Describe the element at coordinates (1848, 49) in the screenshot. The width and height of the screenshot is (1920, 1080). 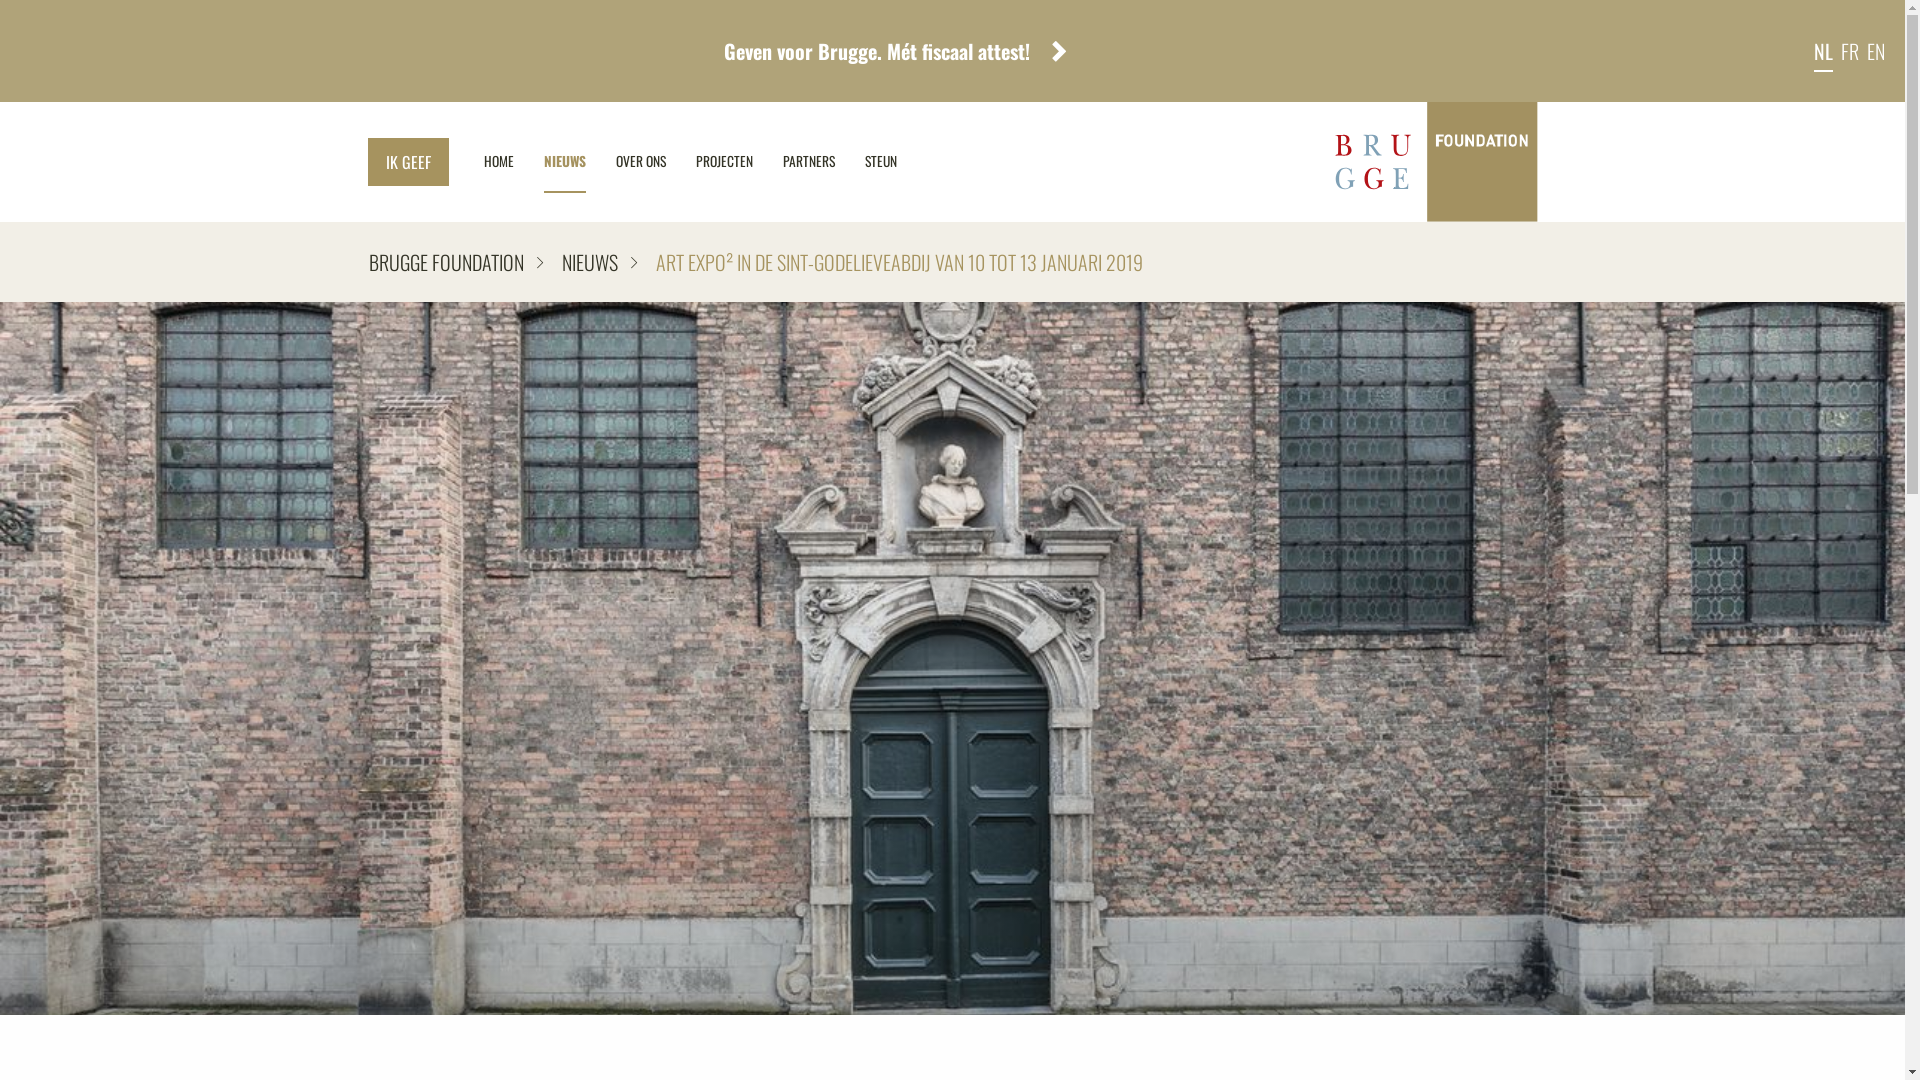
I see `'FR'` at that location.